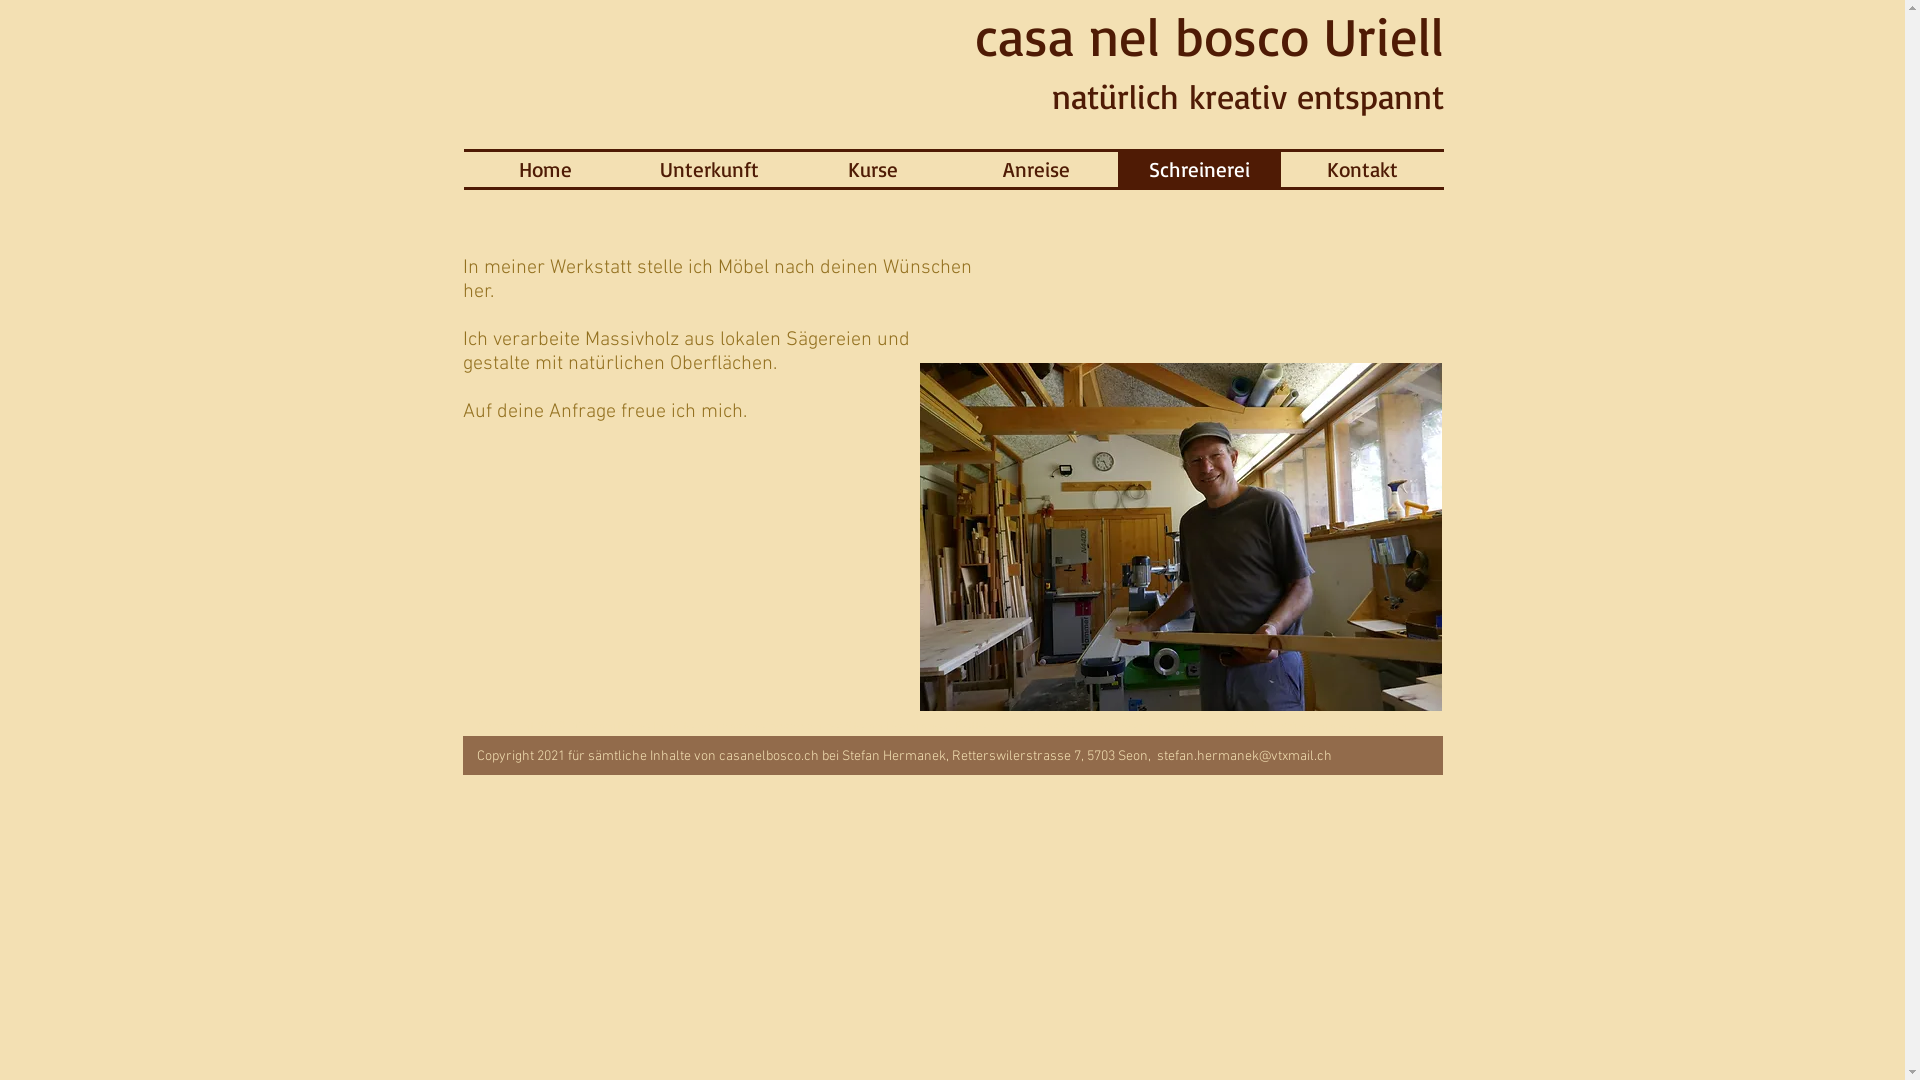 The image size is (1920, 1080). Describe the element at coordinates (1180, 535) in the screenshot. I see `'P1040486.JPG'` at that location.